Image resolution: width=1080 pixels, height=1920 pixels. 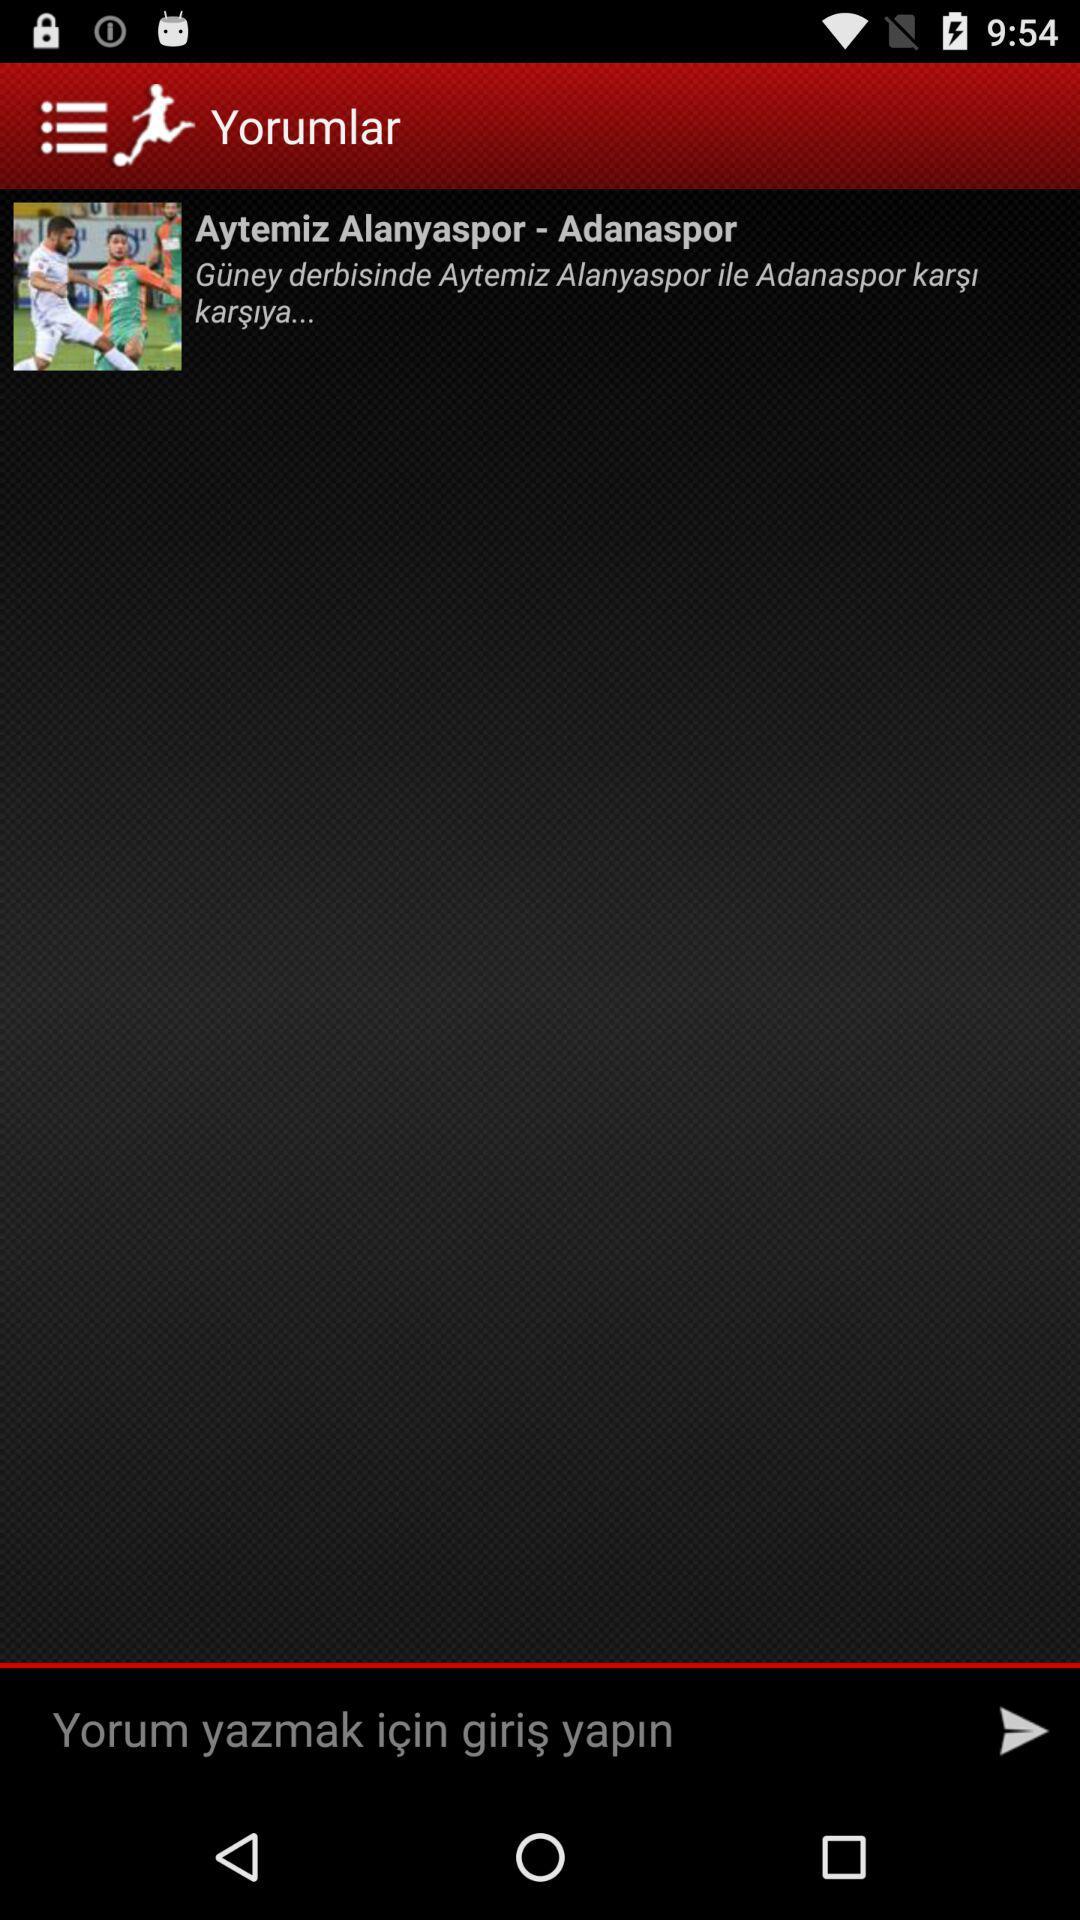 What do you see at coordinates (503, 1730) in the screenshot?
I see `a comment` at bounding box center [503, 1730].